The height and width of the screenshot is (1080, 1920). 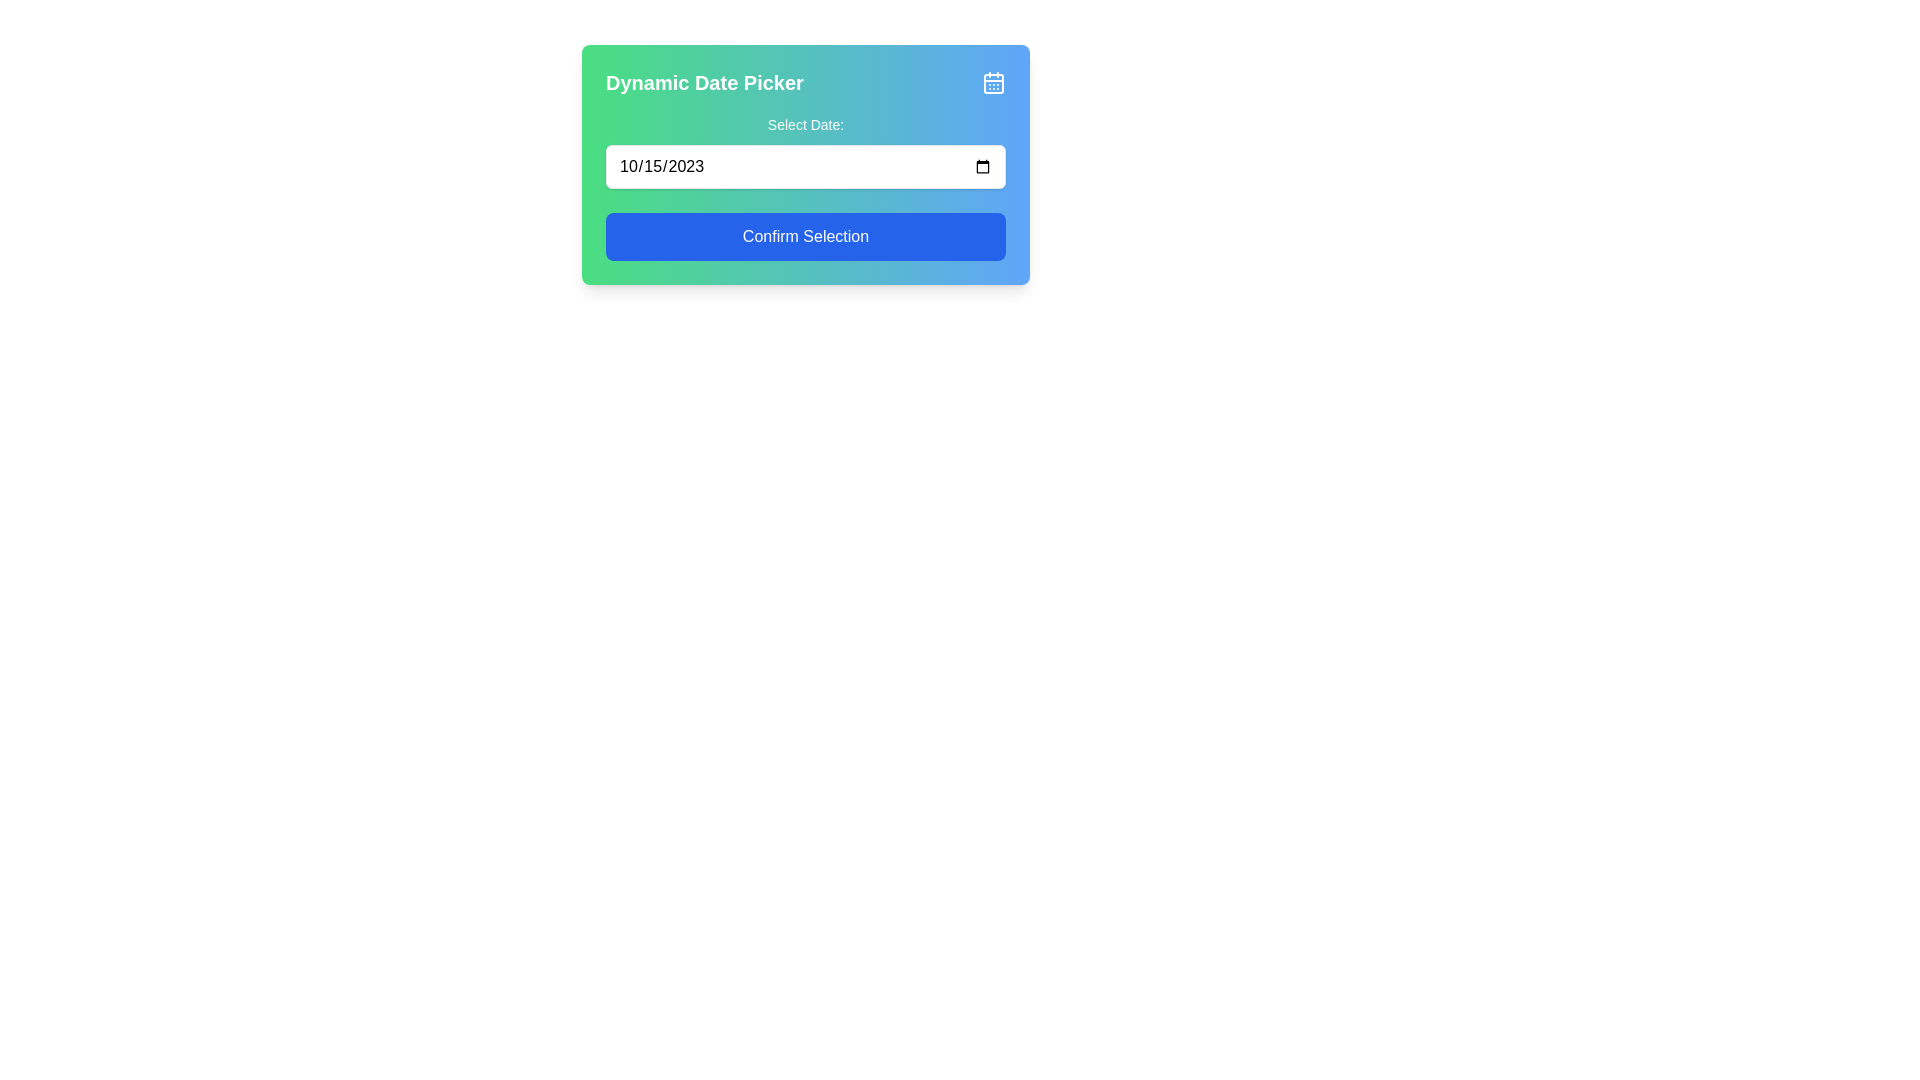 What do you see at coordinates (806, 124) in the screenshot?
I see `the text label that indicates the purpose of the adjacent date input field, which is positioned above the input field in the date picker interface` at bounding box center [806, 124].